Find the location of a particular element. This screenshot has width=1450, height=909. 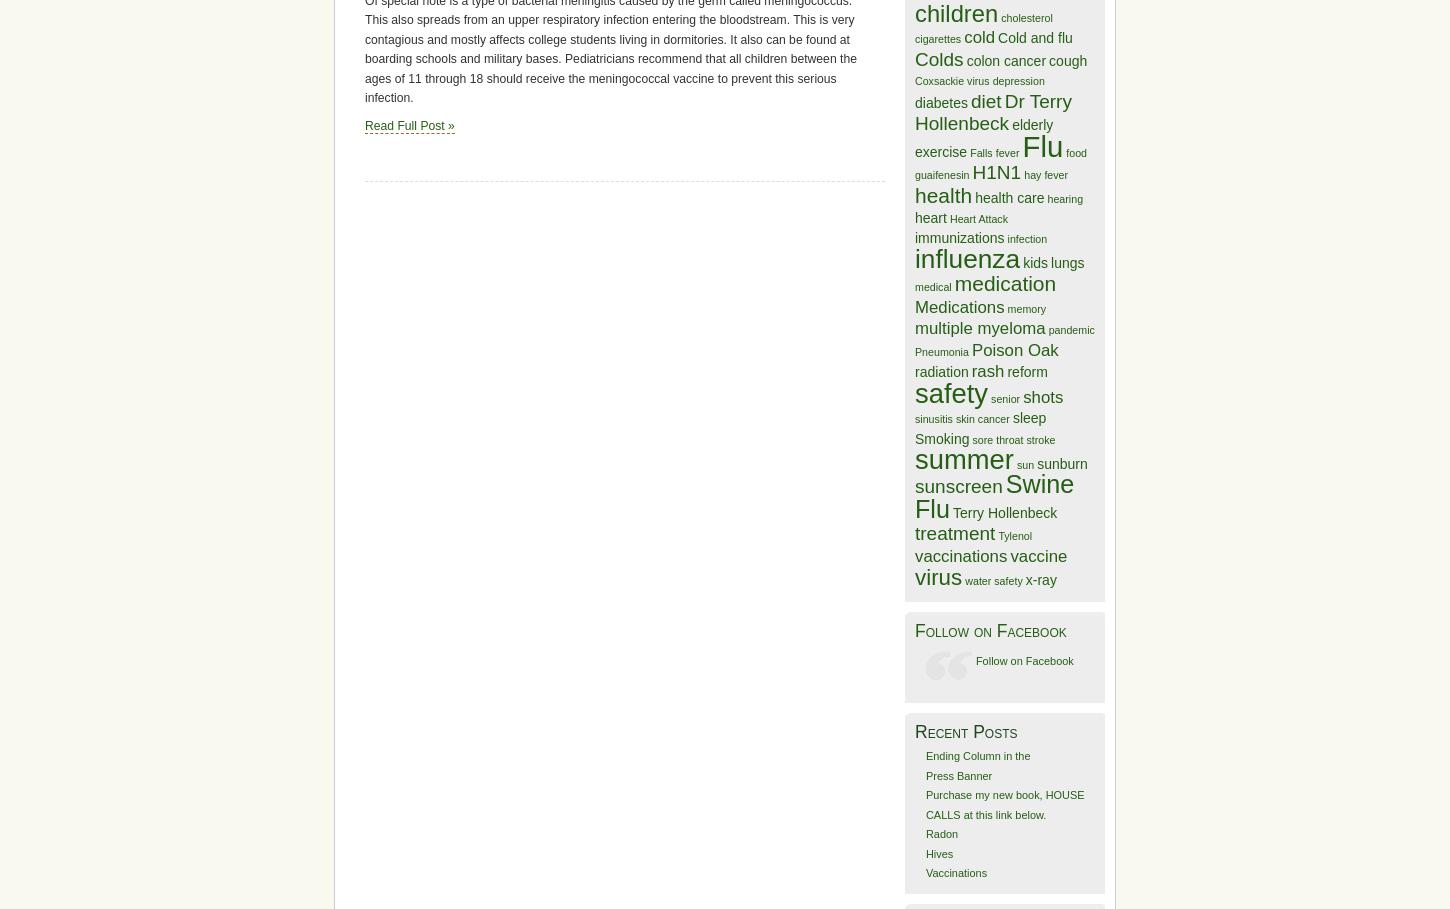

'Colds' is located at coordinates (938, 58).